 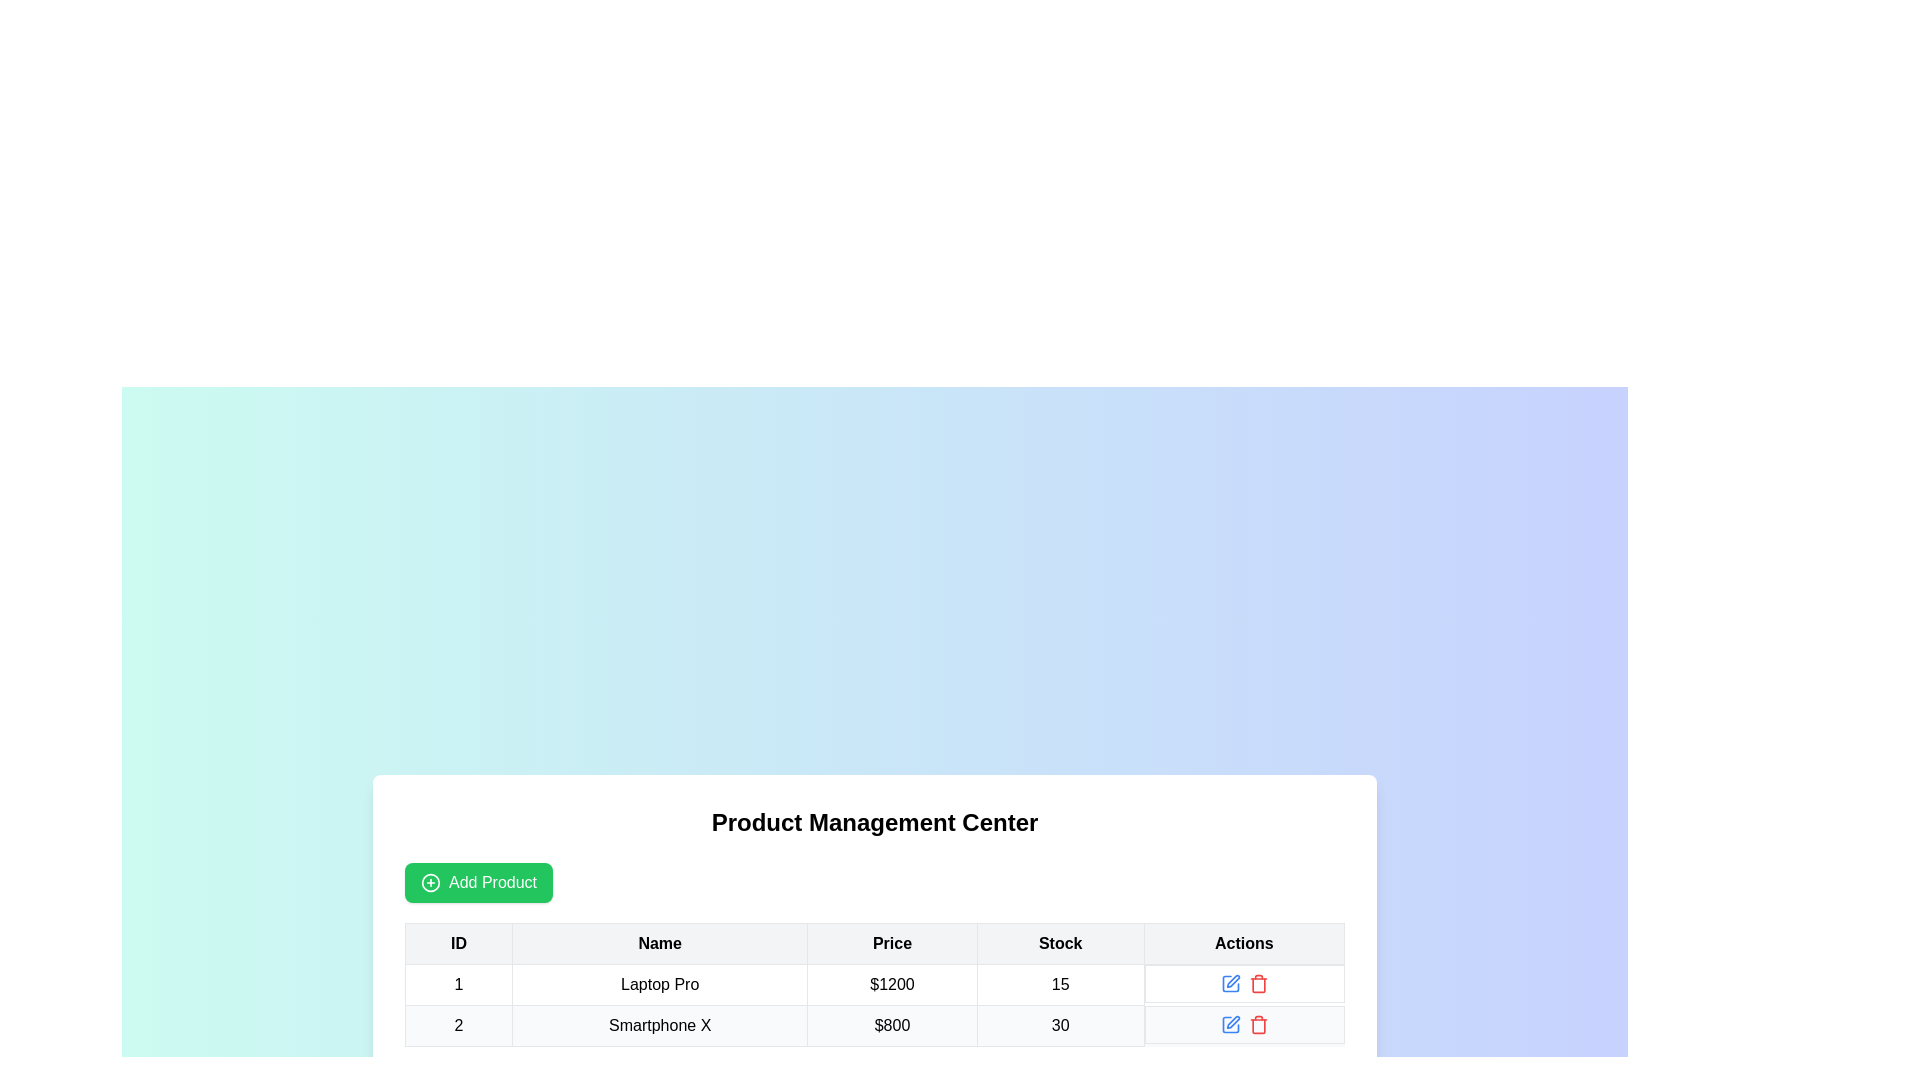 I want to click on the delete button, the second interactive icon in the 'Actions' column of the second row of the data table, so click(x=1257, y=1024).